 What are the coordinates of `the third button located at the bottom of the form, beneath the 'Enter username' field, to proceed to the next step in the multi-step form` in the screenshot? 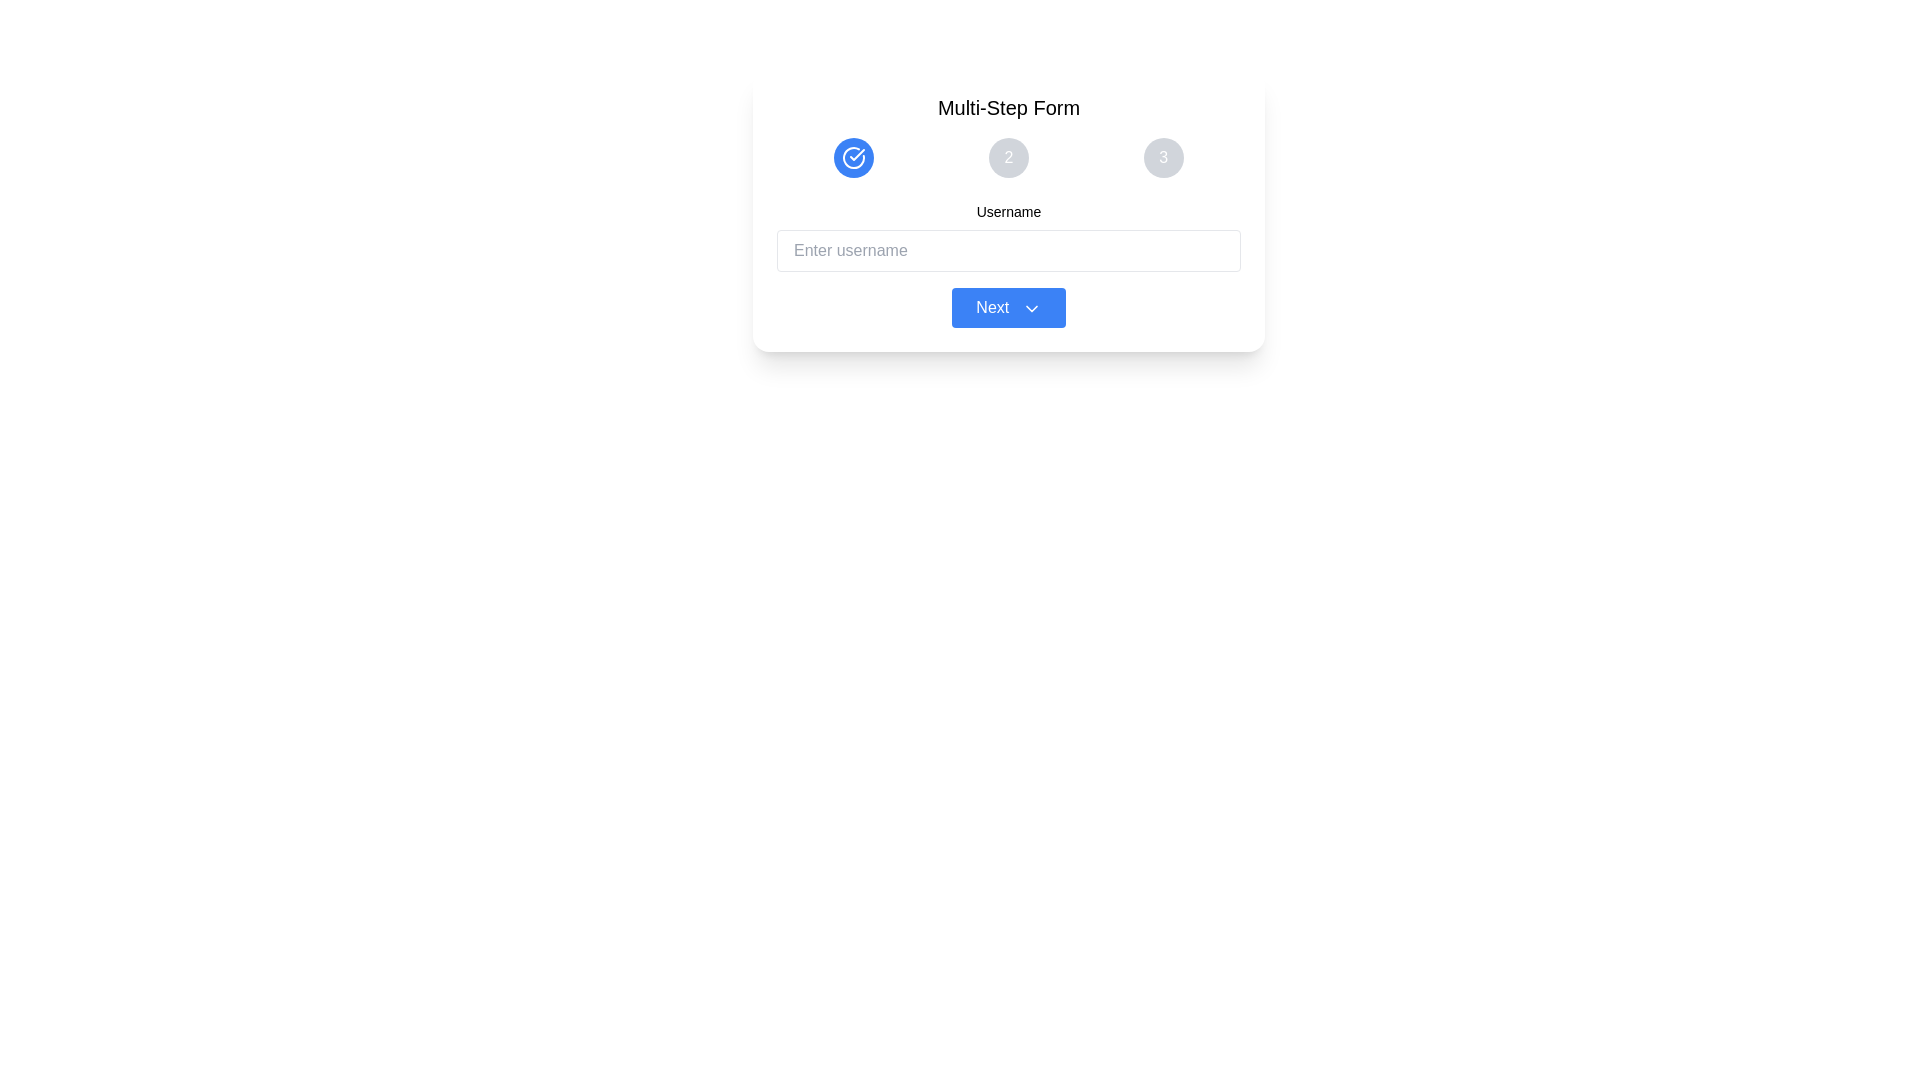 It's located at (1008, 308).